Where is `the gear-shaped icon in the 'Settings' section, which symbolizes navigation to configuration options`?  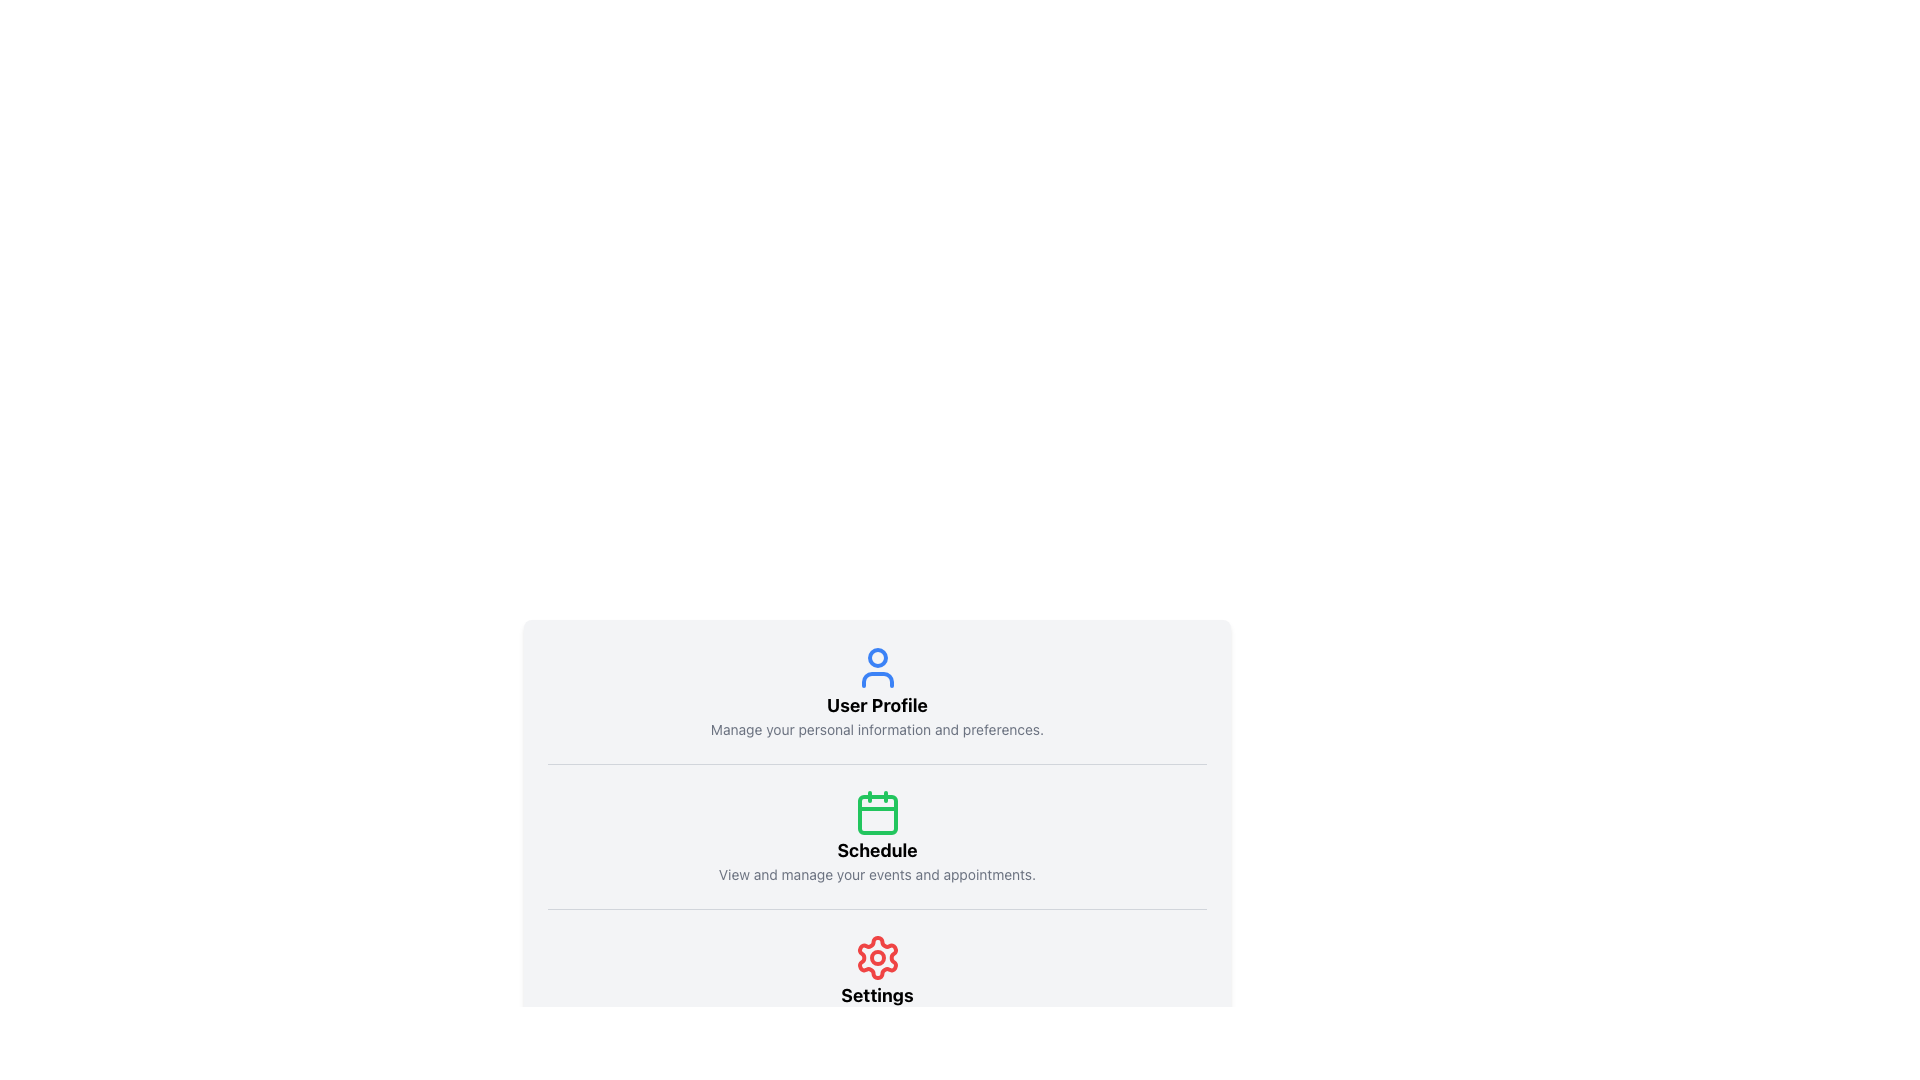
the gear-shaped icon in the 'Settings' section, which symbolizes navigation to configuration options is located at coordinates (877, 956).